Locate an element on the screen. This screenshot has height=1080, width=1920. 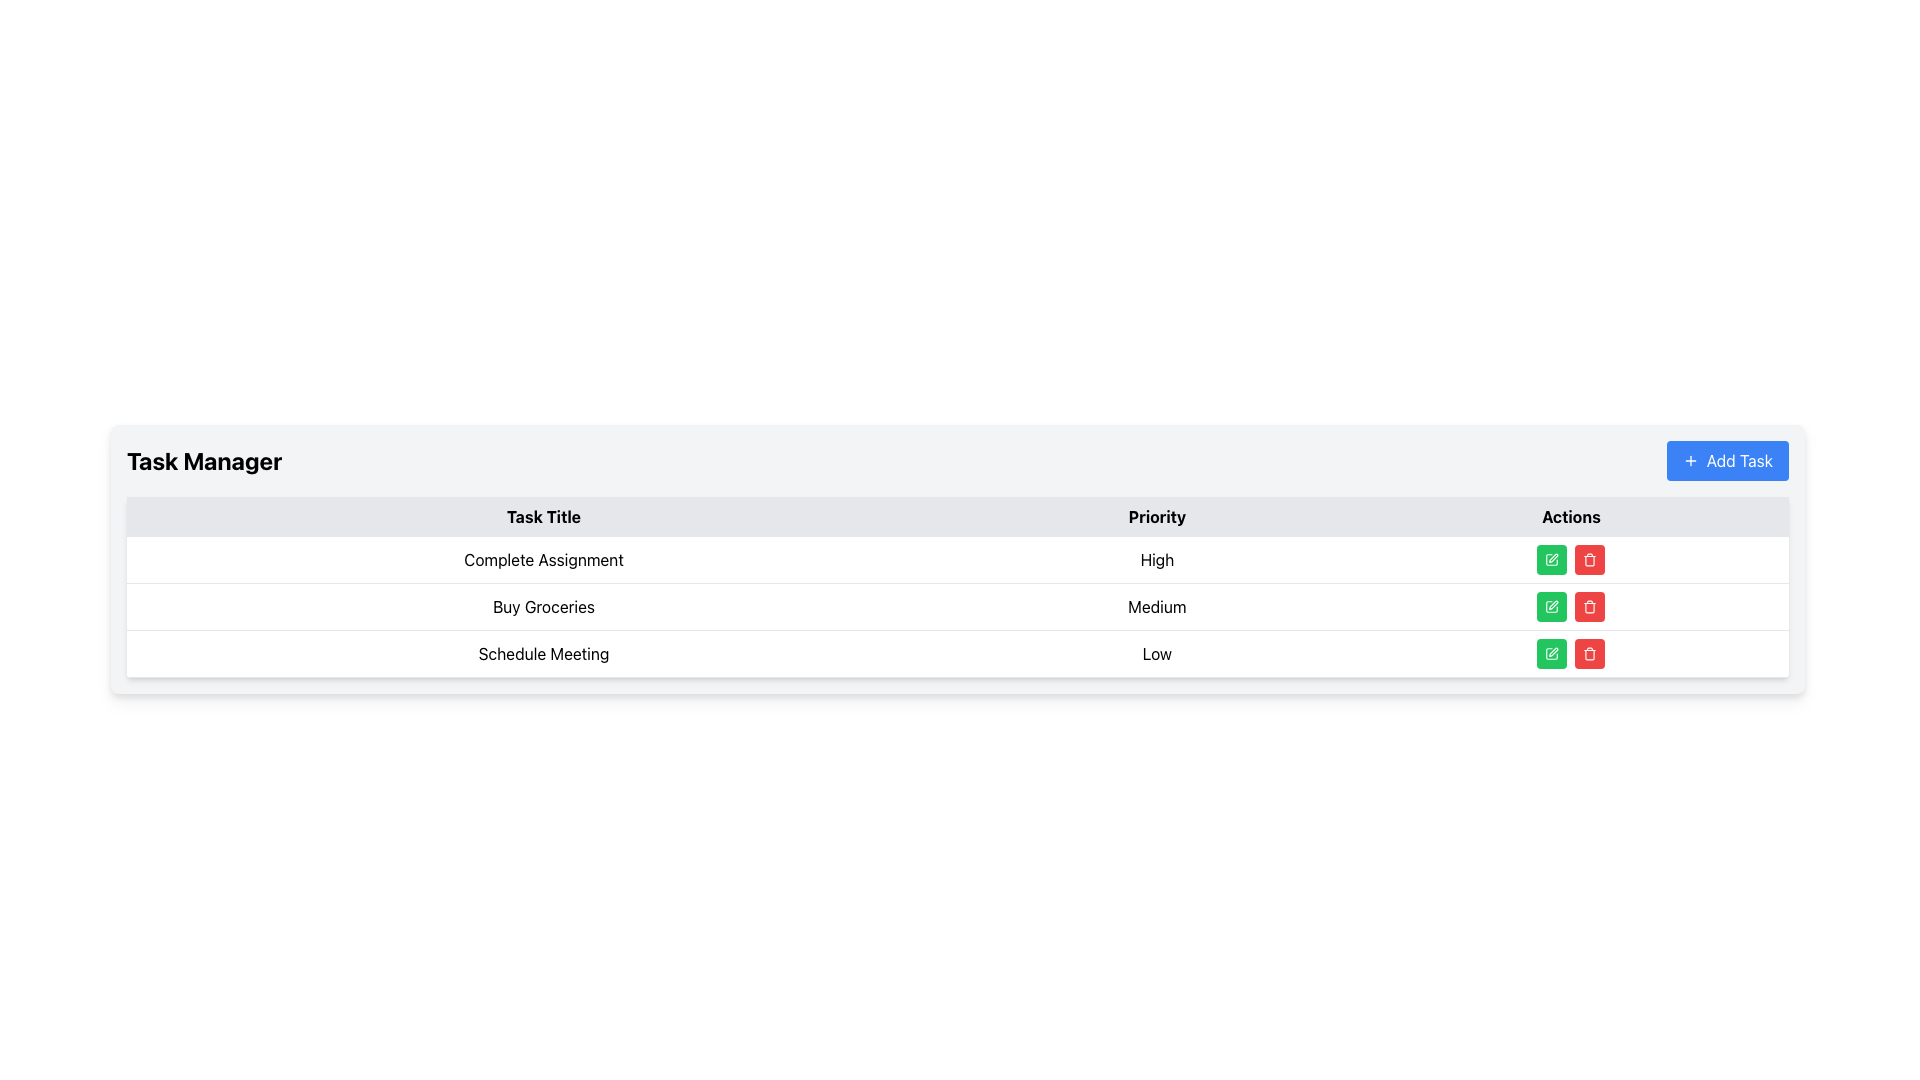
the red button with rounded corners featuring a white trash icon, located in the 'Actions' column of the last row of the table is located at coordinates (1588, 654).